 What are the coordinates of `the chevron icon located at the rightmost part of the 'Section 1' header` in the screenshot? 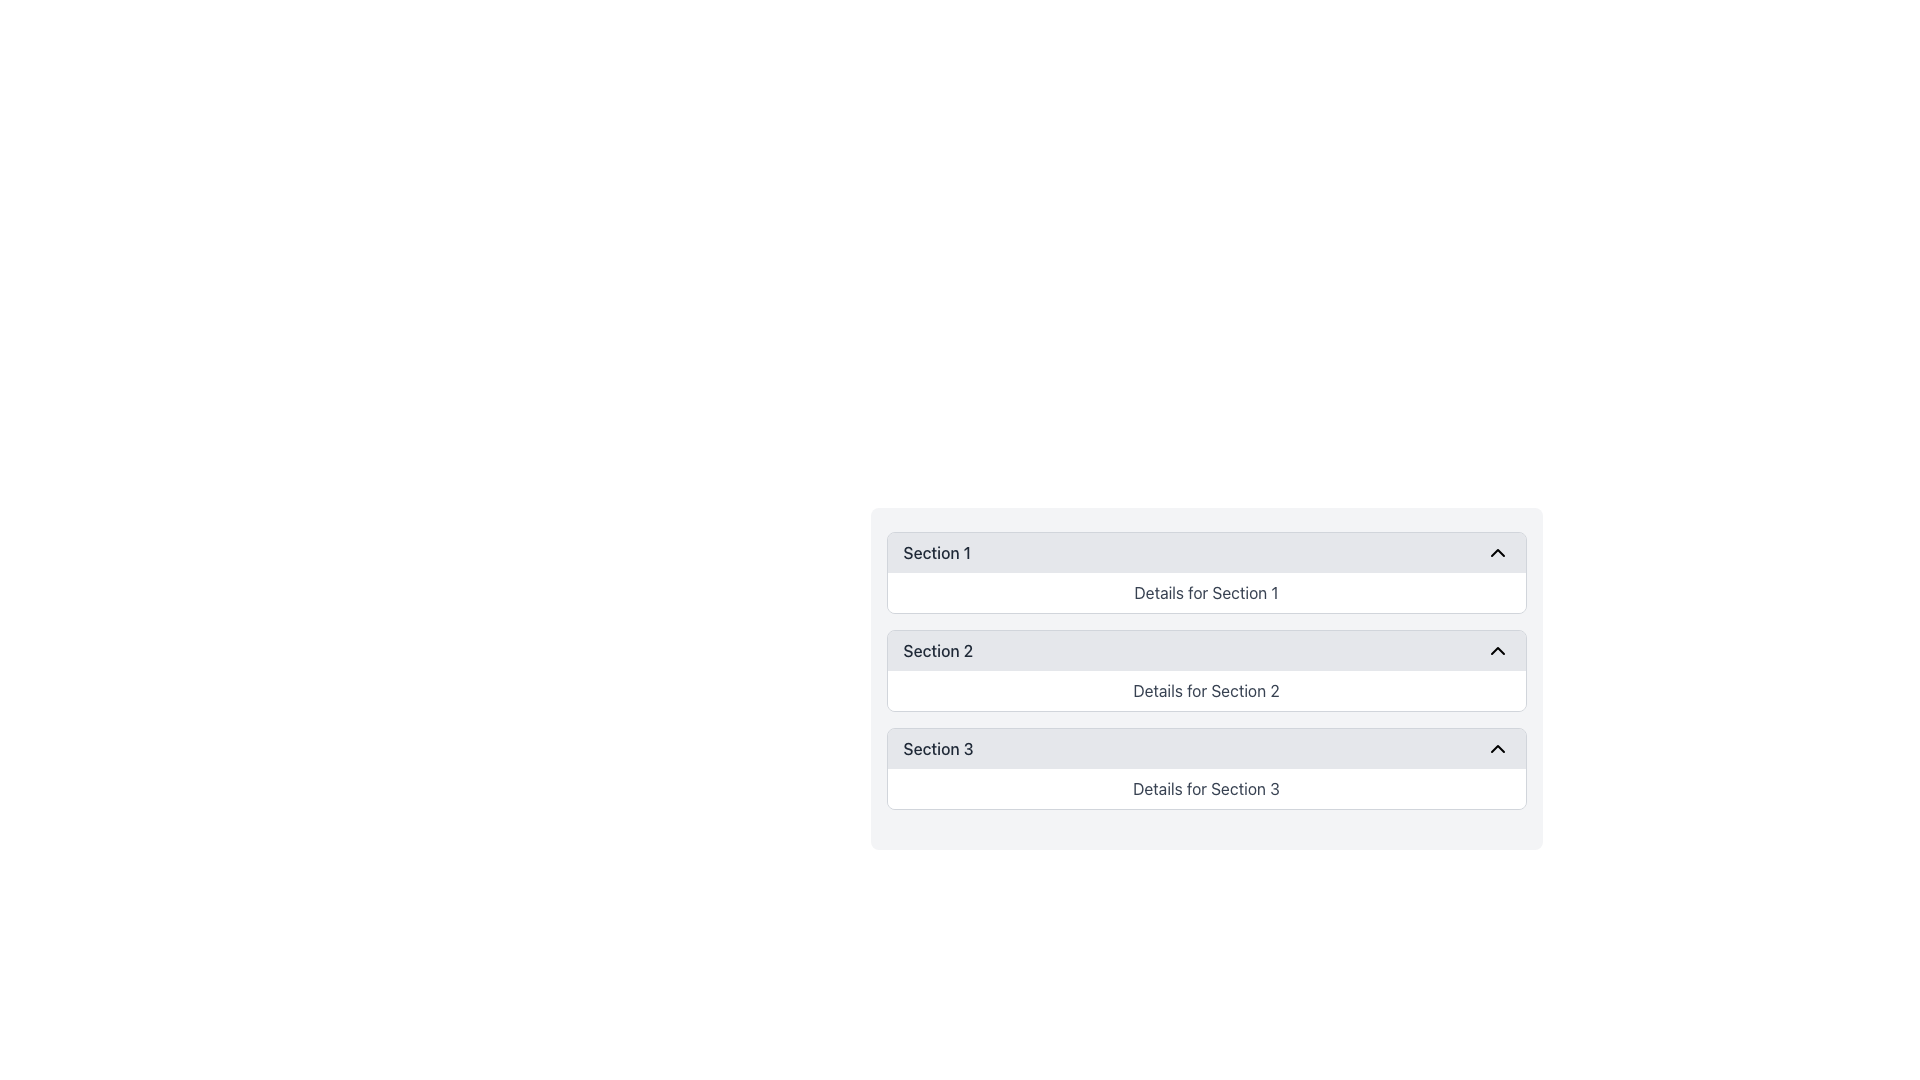 It's located at (1497, 552).